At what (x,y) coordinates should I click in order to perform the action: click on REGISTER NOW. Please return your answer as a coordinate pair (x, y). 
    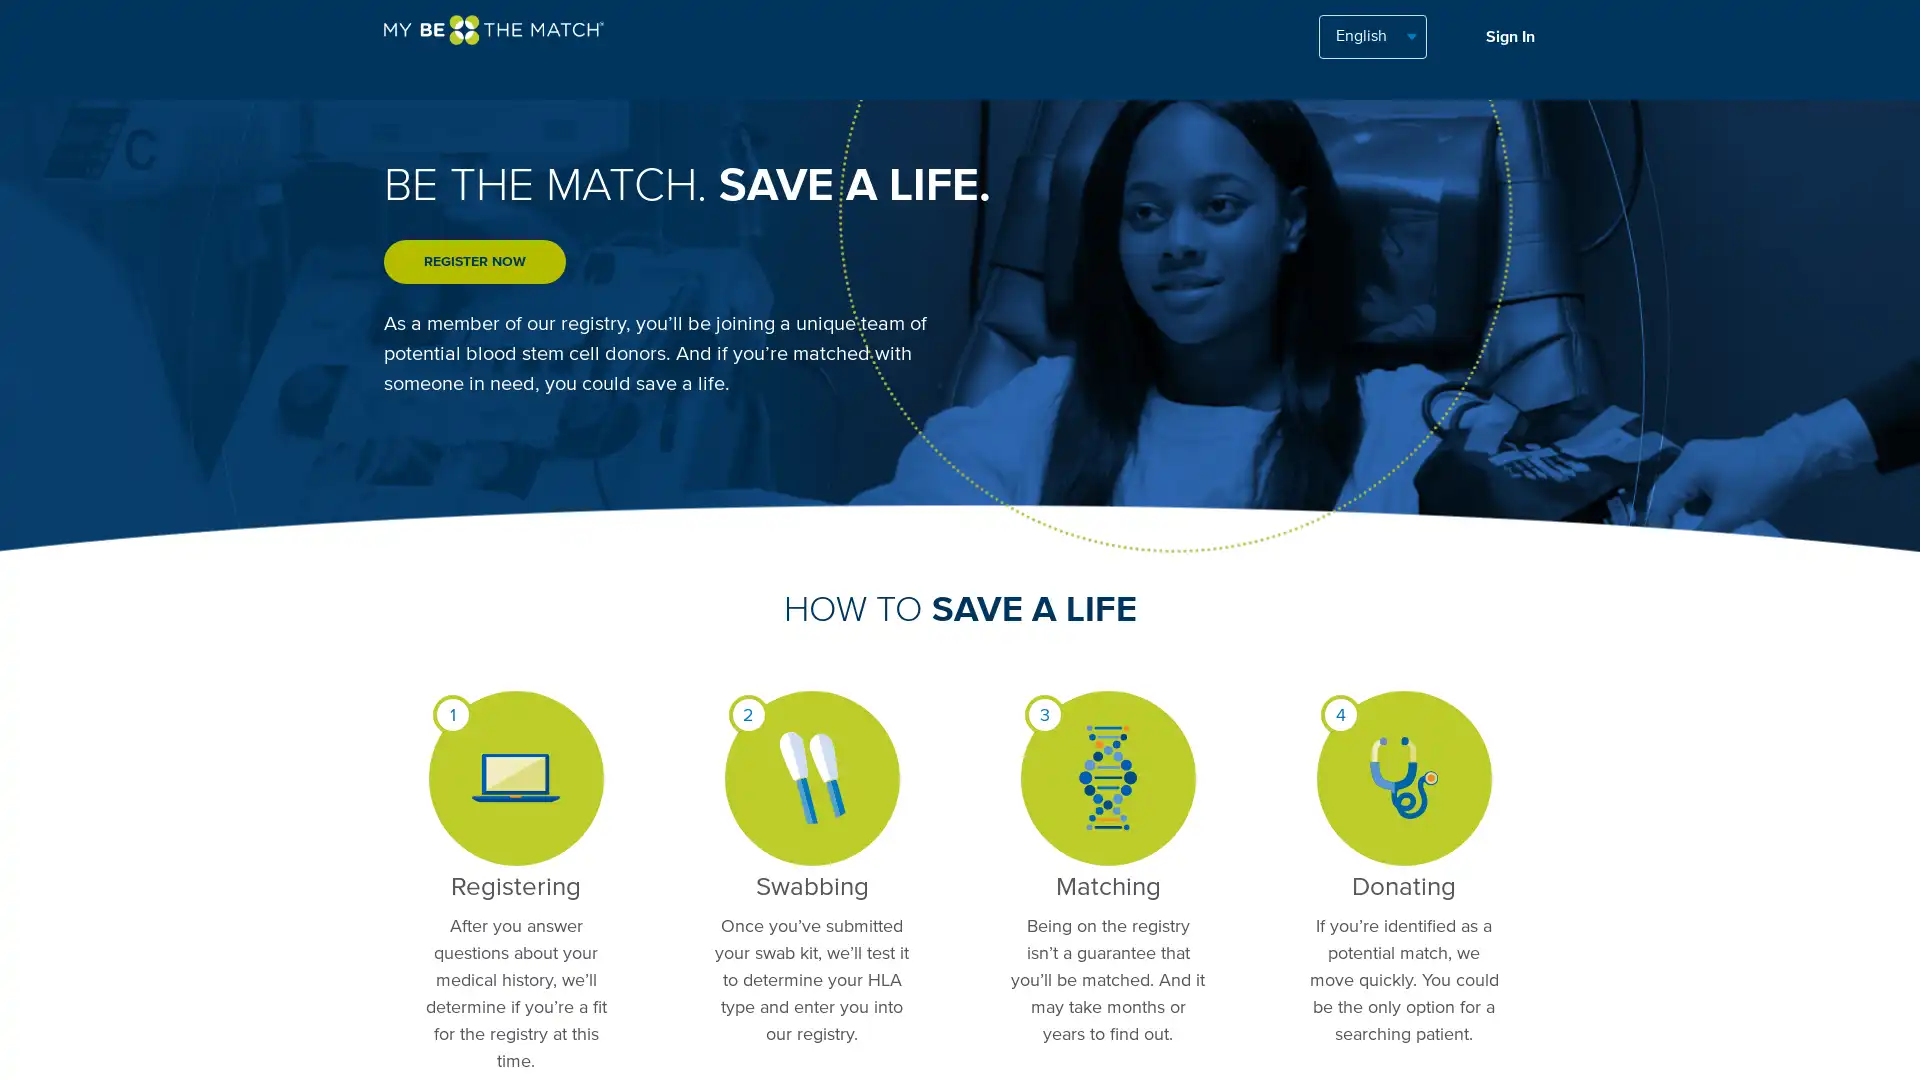
    Looking at the image, I should click on (474, 261).